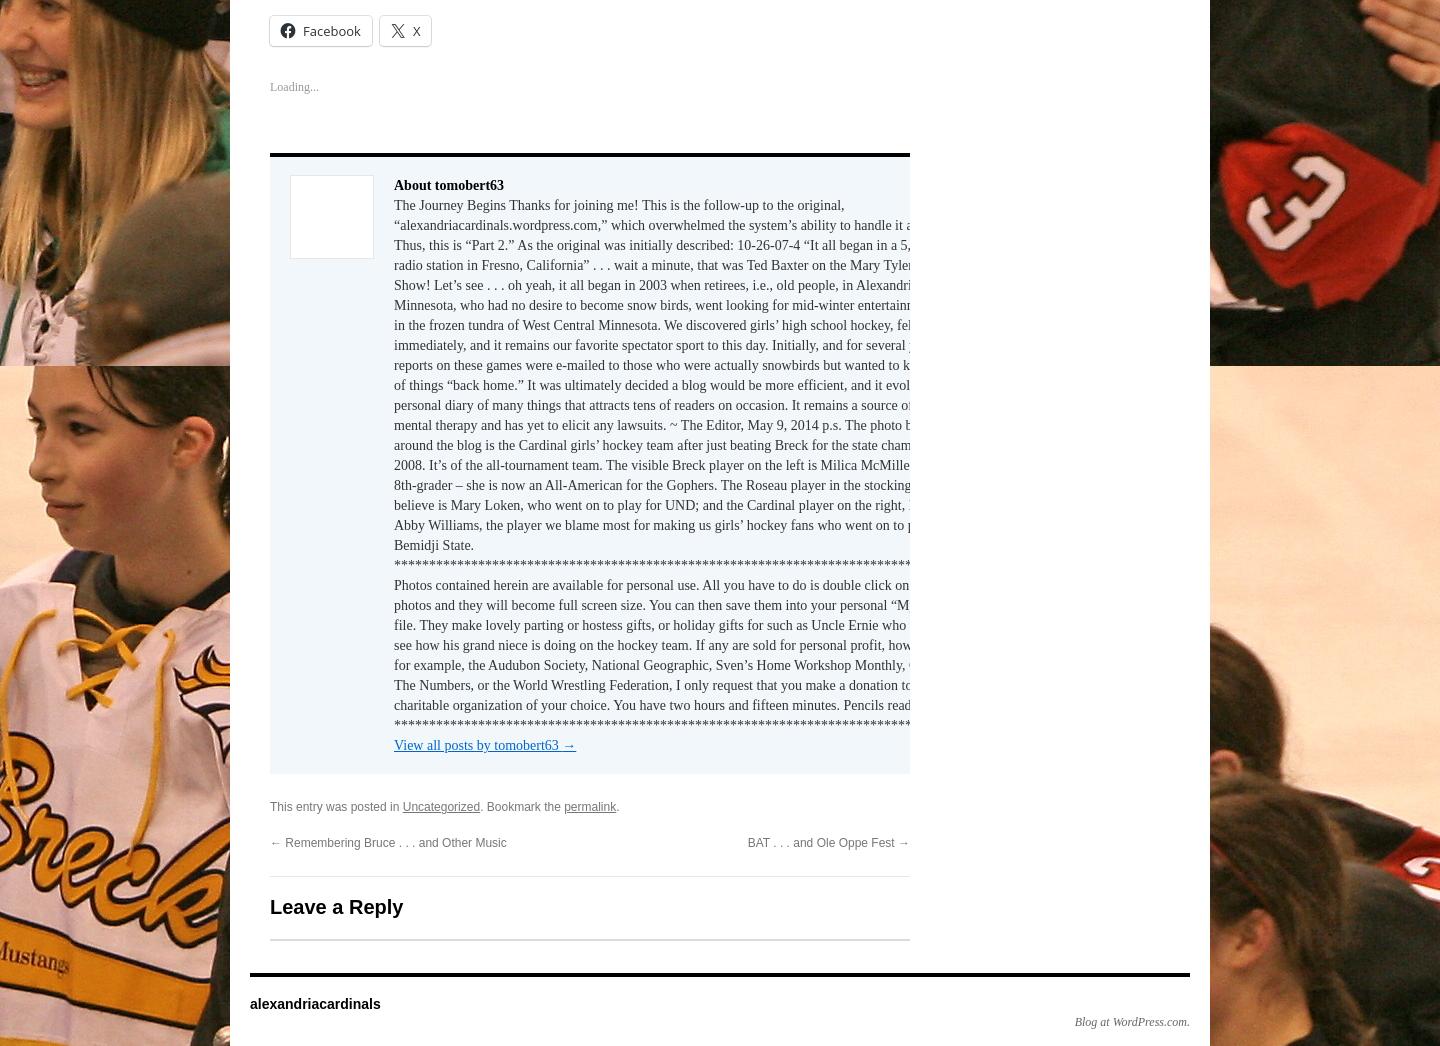 The image size is (1440, 1046). Describe the element at coordinates (477, 739) in the screenshot. I see `'View all posts by tomobert63'` at that location.